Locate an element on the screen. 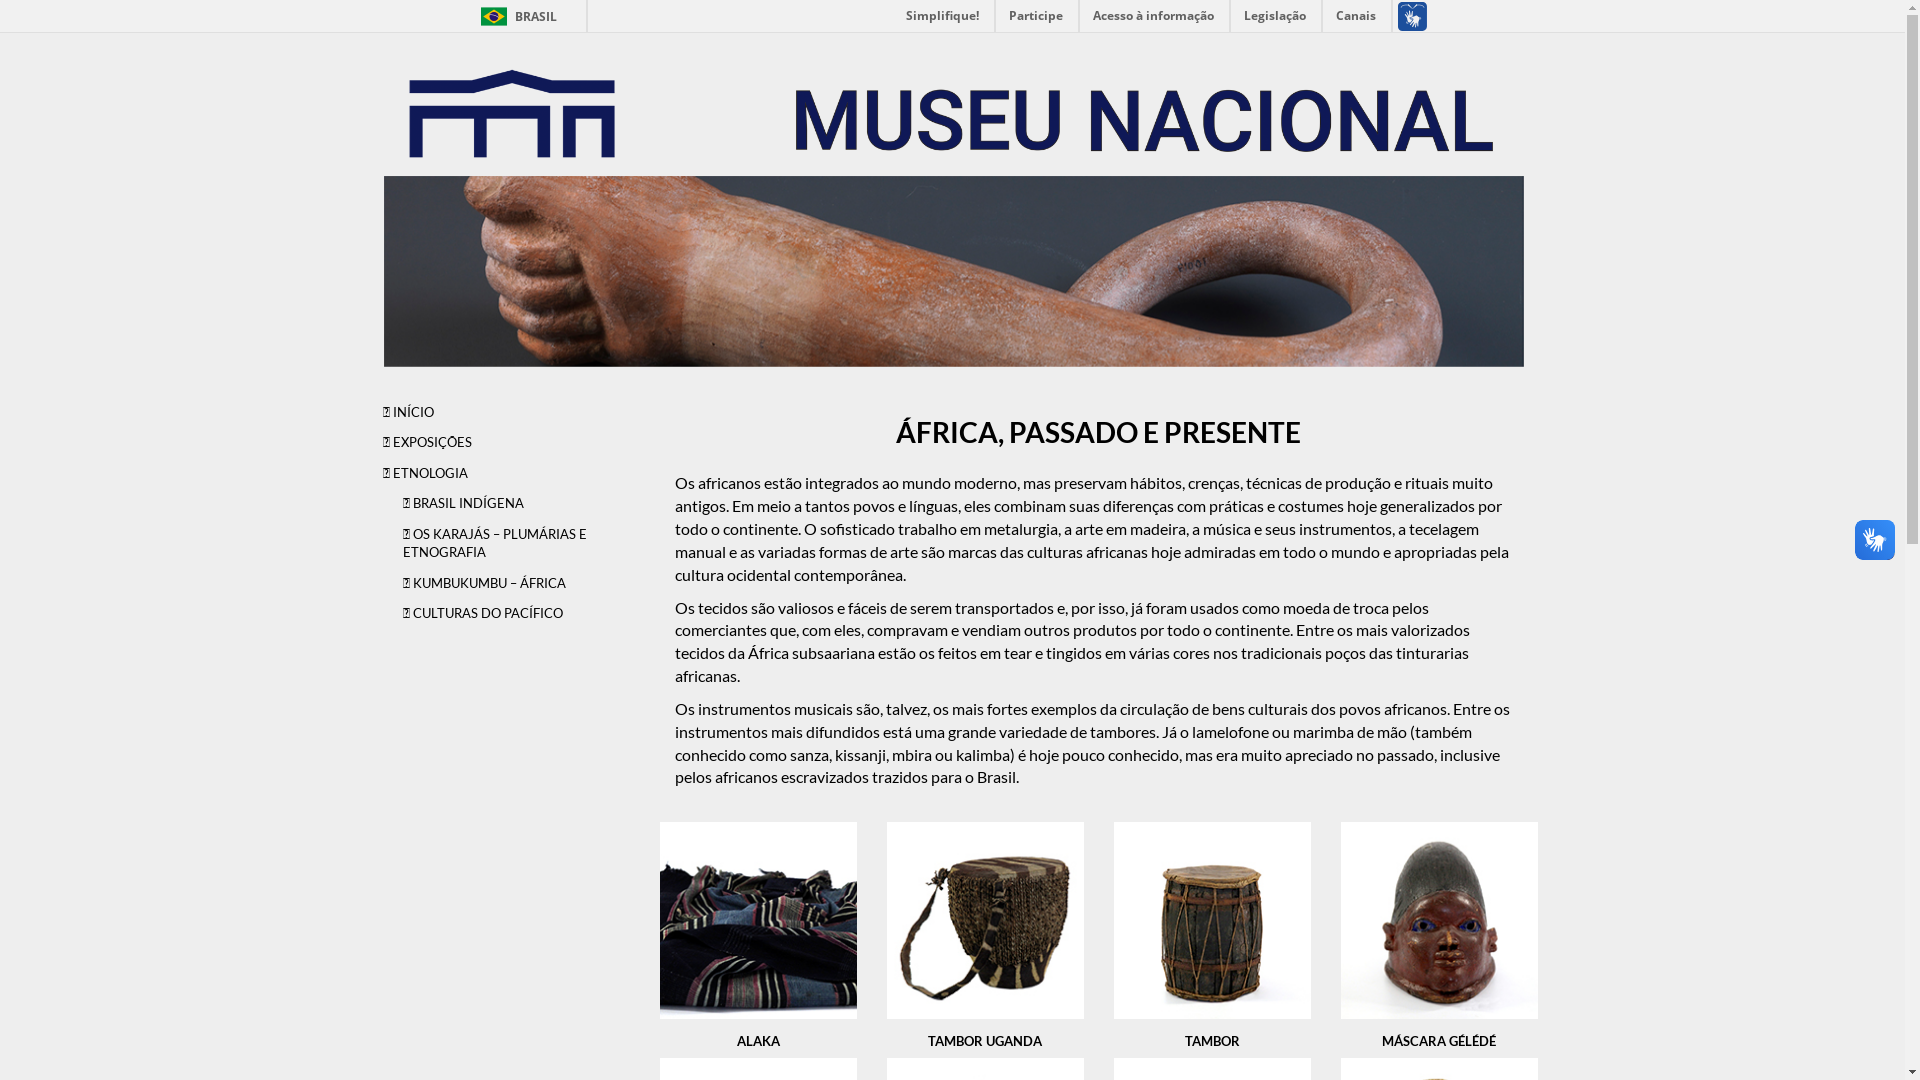  'TAMBOR UGANDA' is located at coordinates (886, 934).